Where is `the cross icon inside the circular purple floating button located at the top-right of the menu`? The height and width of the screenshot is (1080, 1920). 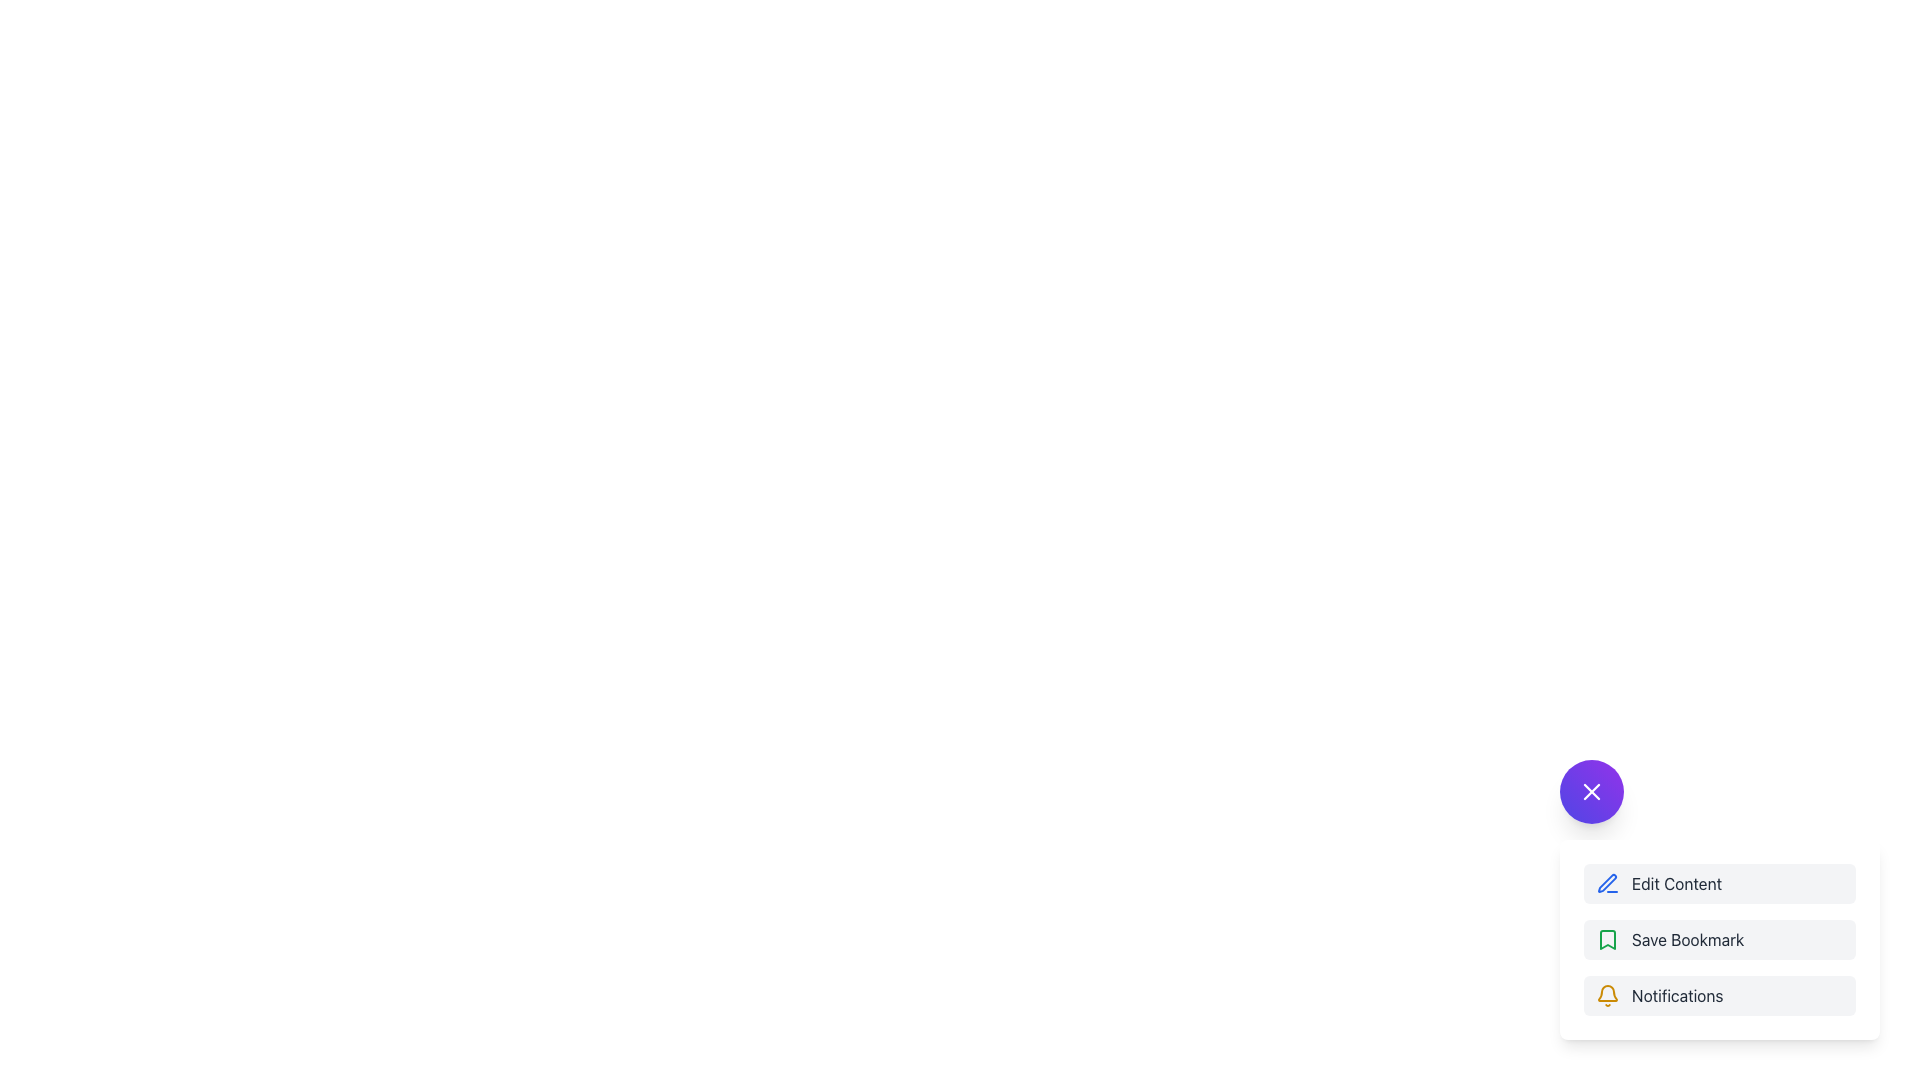 the cross icon inside the circular purple floating button located at the top-right of the menu is located at coordinates (1591, 790).